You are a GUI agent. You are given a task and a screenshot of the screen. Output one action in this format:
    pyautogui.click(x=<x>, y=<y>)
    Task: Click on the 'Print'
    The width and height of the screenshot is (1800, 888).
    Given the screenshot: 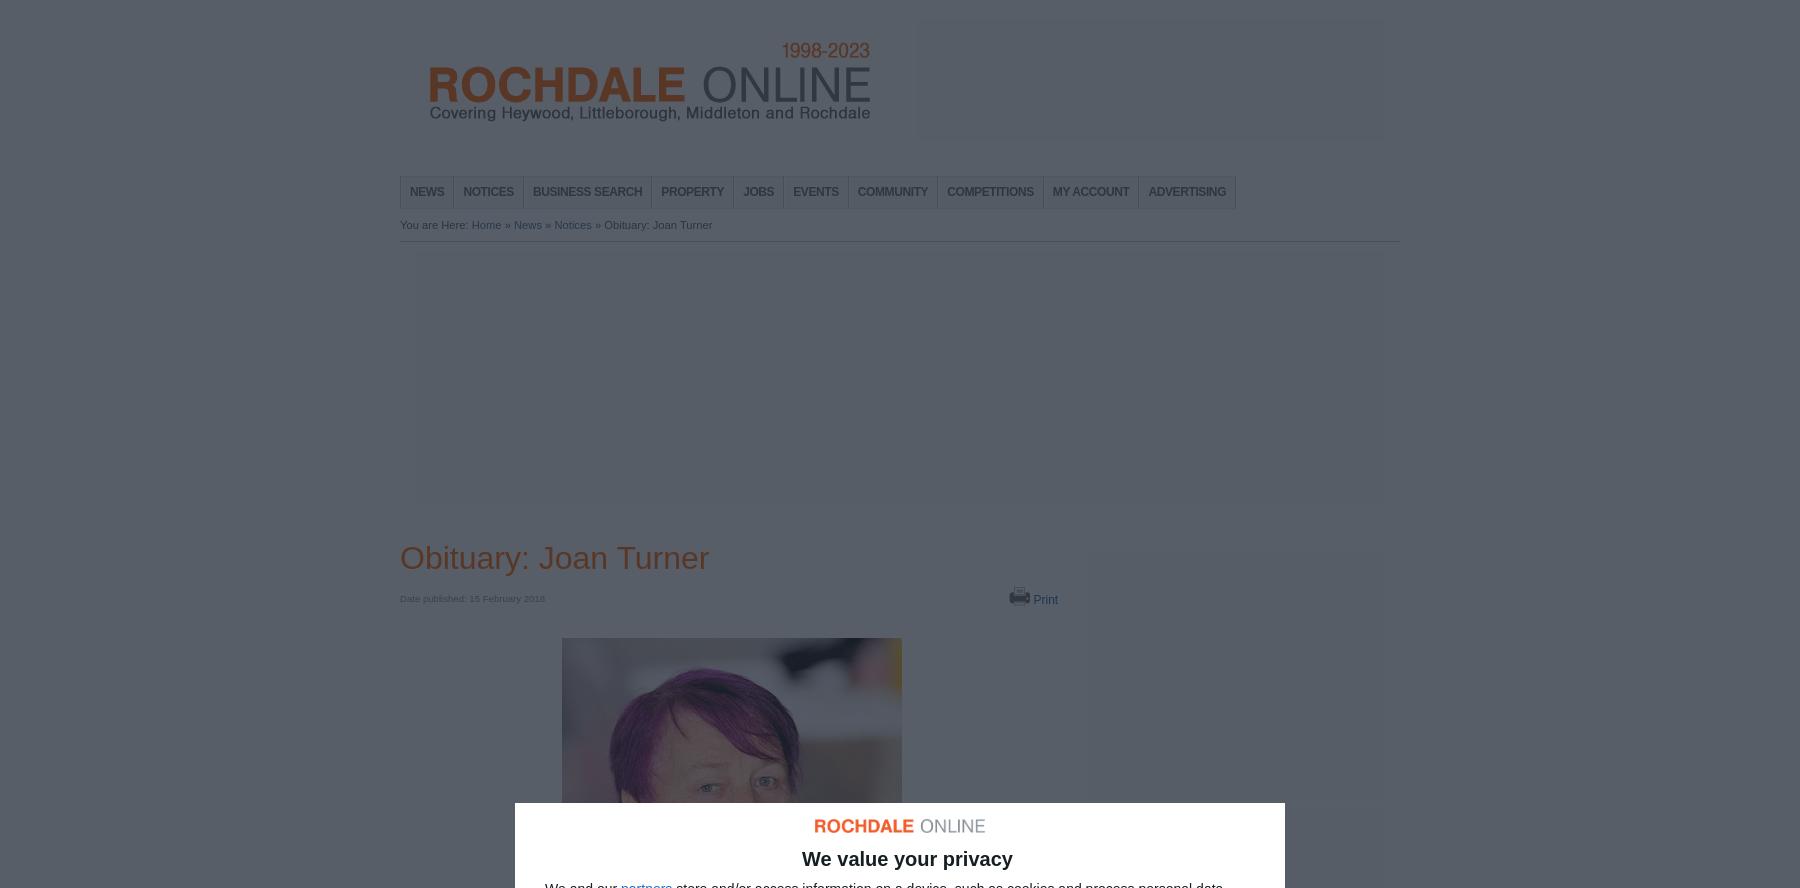 What is the action you would take?
    pyautogui.click(x=1045, y=600)
    